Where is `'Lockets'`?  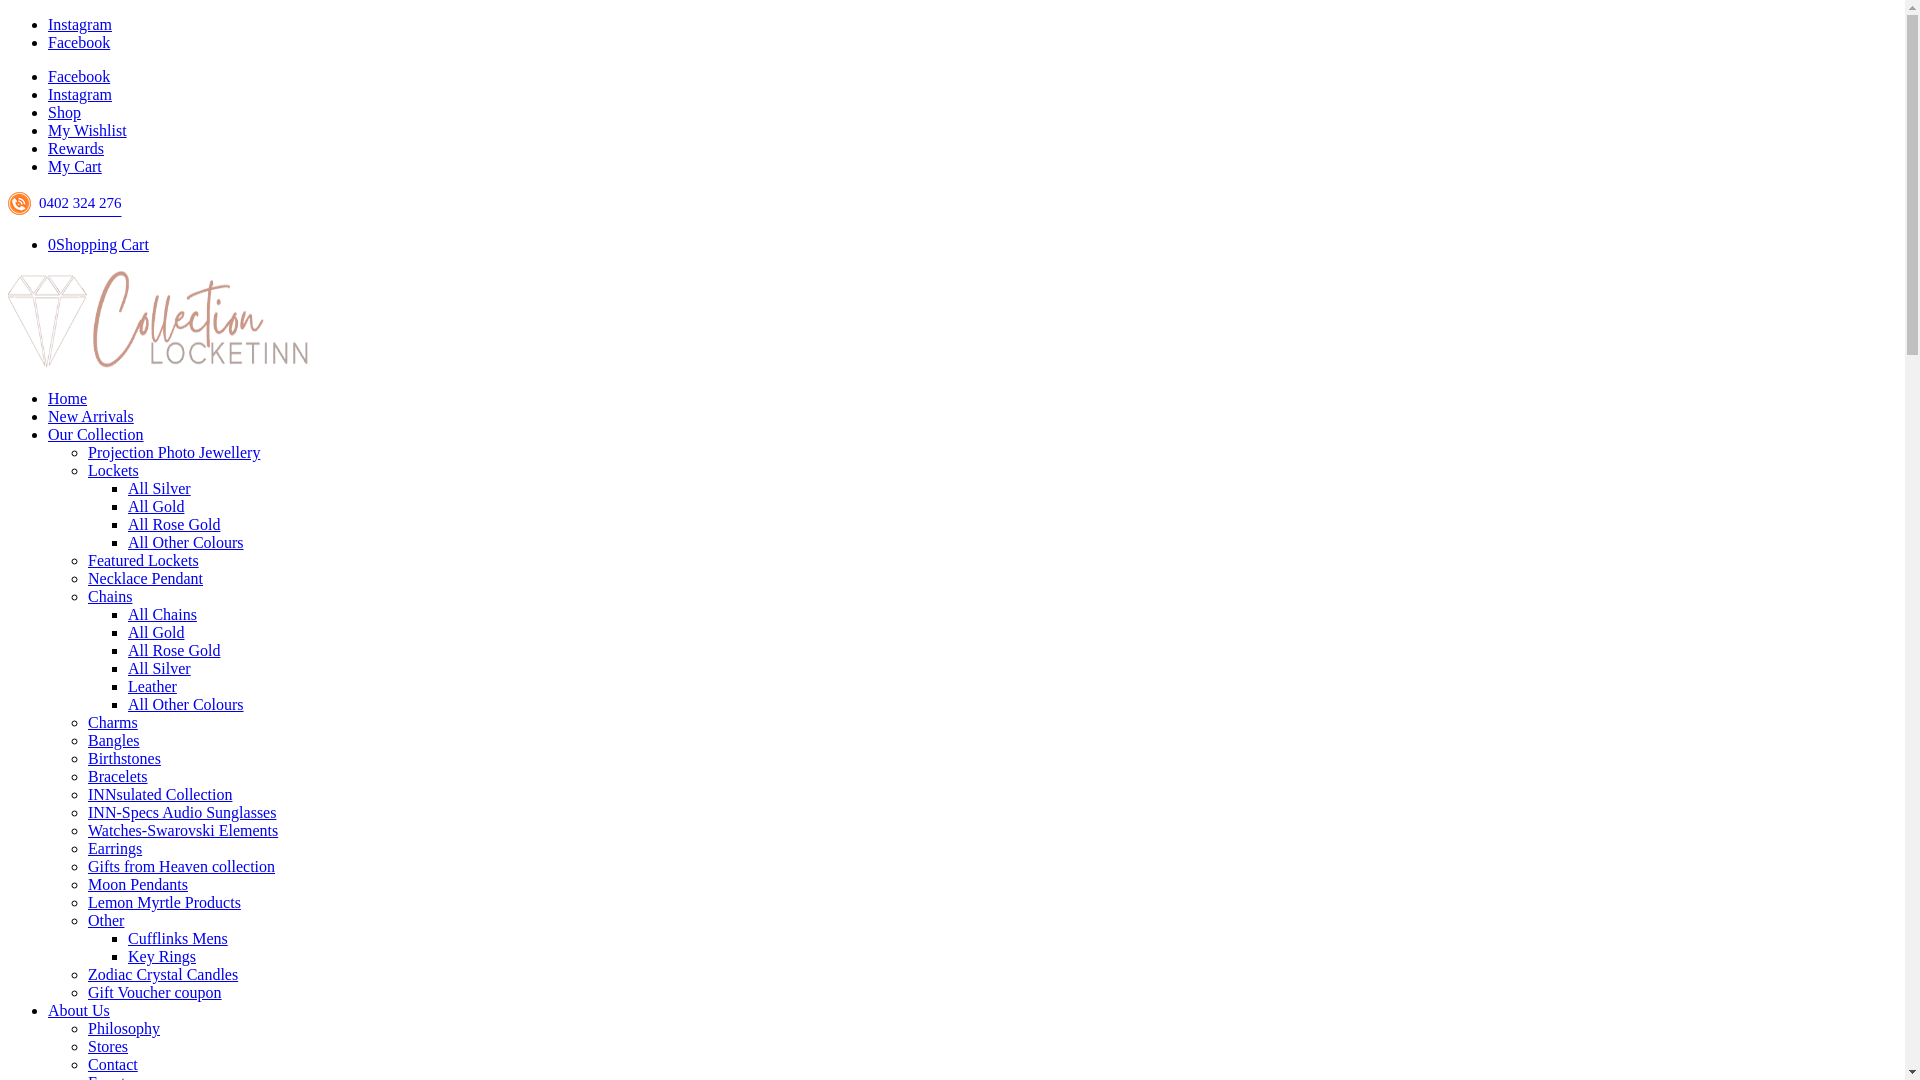 'Lockets' is located at coordinates (86, 470).